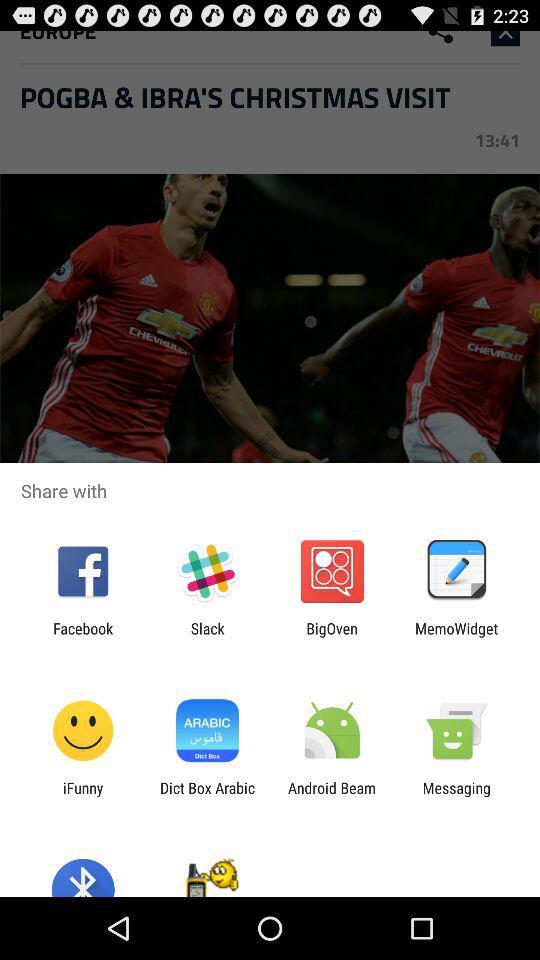 This screenshot has width=540, height=960. I want to click on the item to the right of the slack app, so click(332, 636).